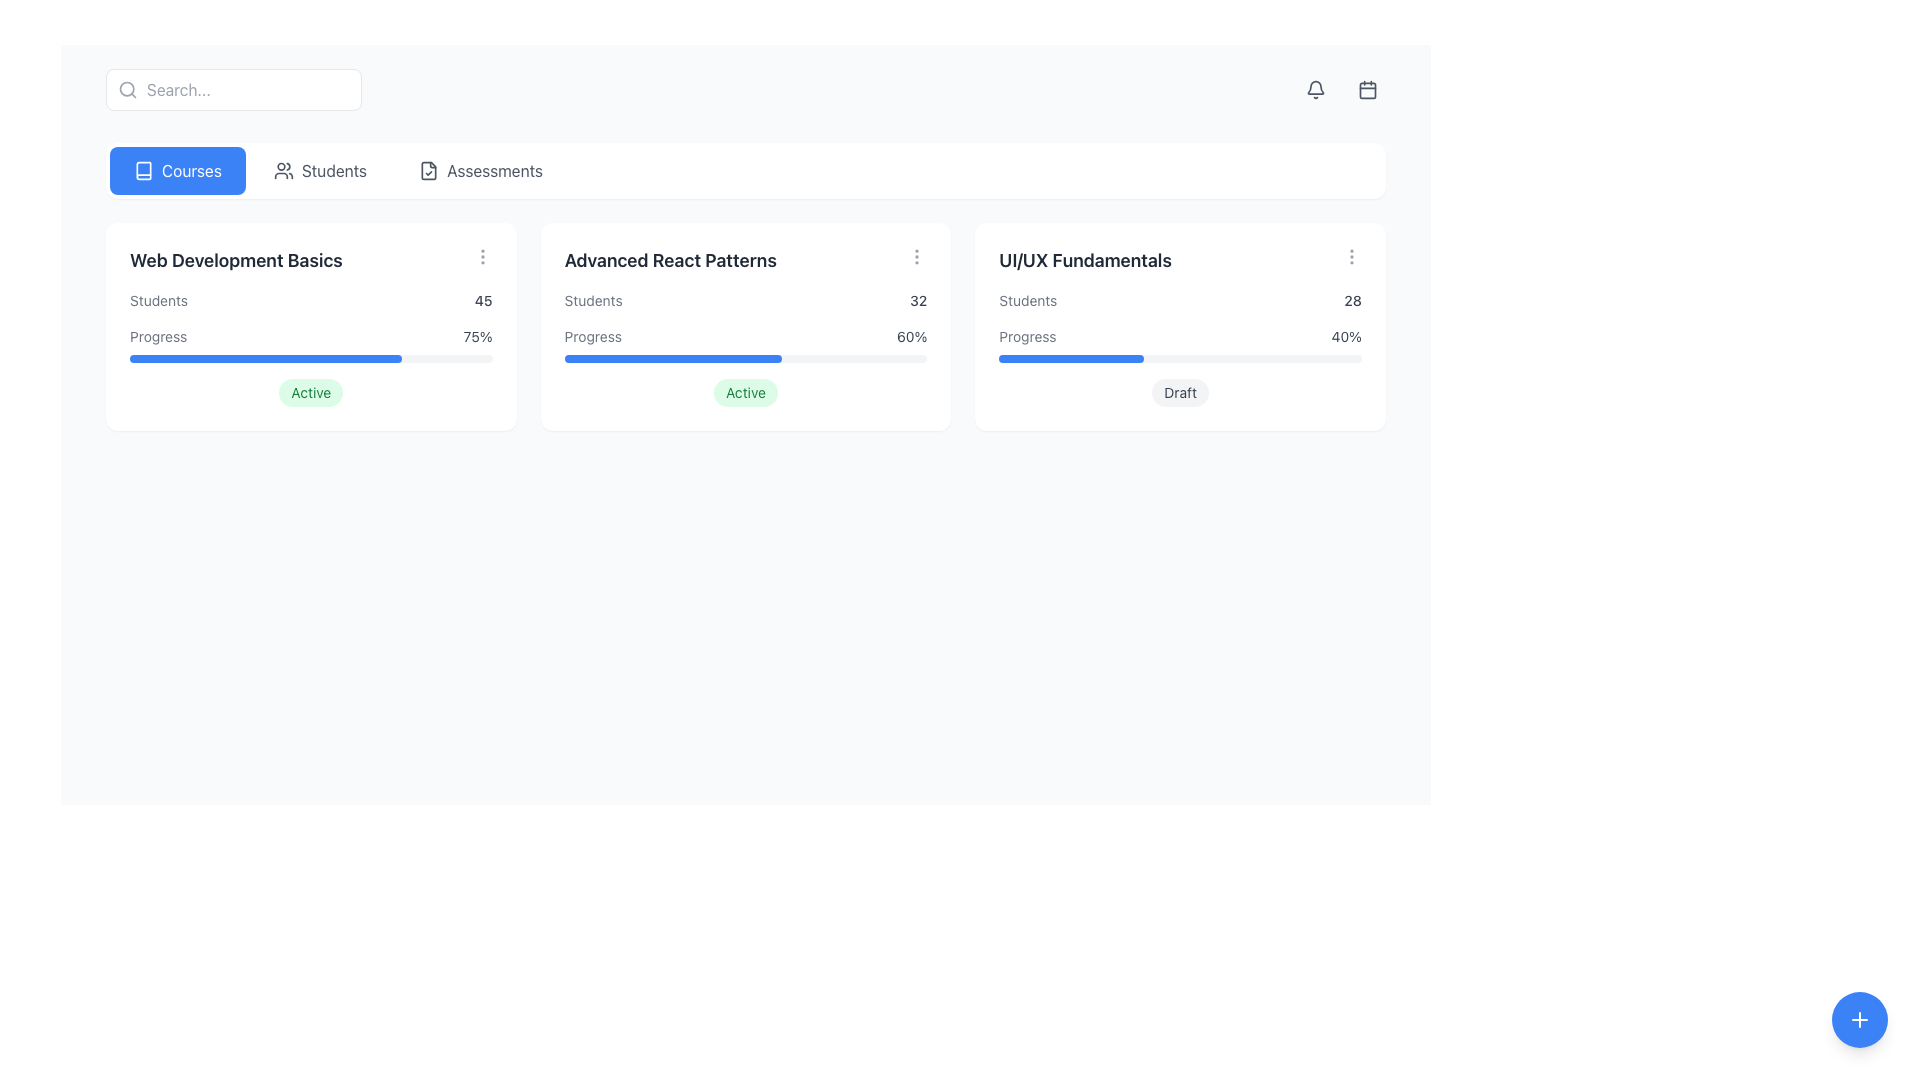 Image resolution: width=1920 pixels, height=1080 pixels. Describe the element at coordinates (744, 260) in the screenshot. I see `the header/title text element that identifies the Advanced React Patterns course card located in the center column of a three-column grid layout` at that location.